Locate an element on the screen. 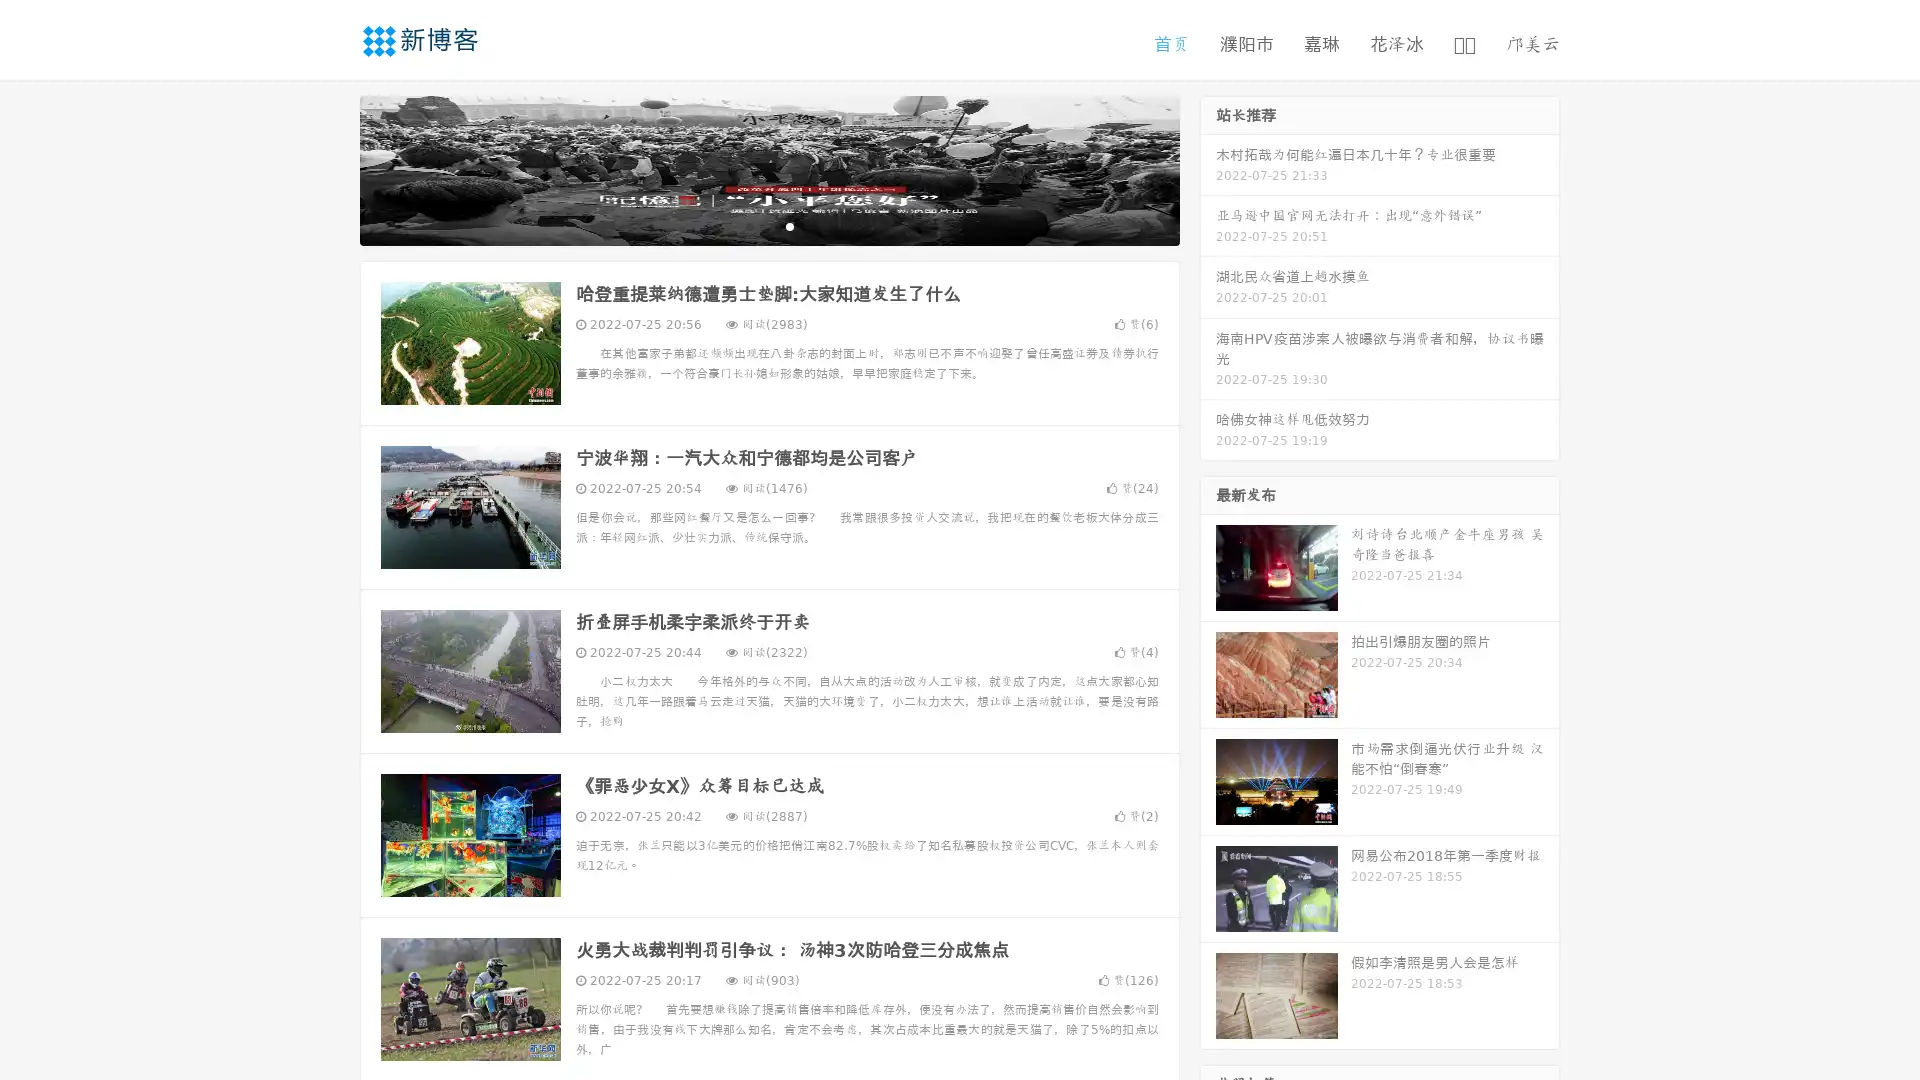 The height and width of the screenshot is (1080, 1920). Previous slide is located at coordinates (330, 168).